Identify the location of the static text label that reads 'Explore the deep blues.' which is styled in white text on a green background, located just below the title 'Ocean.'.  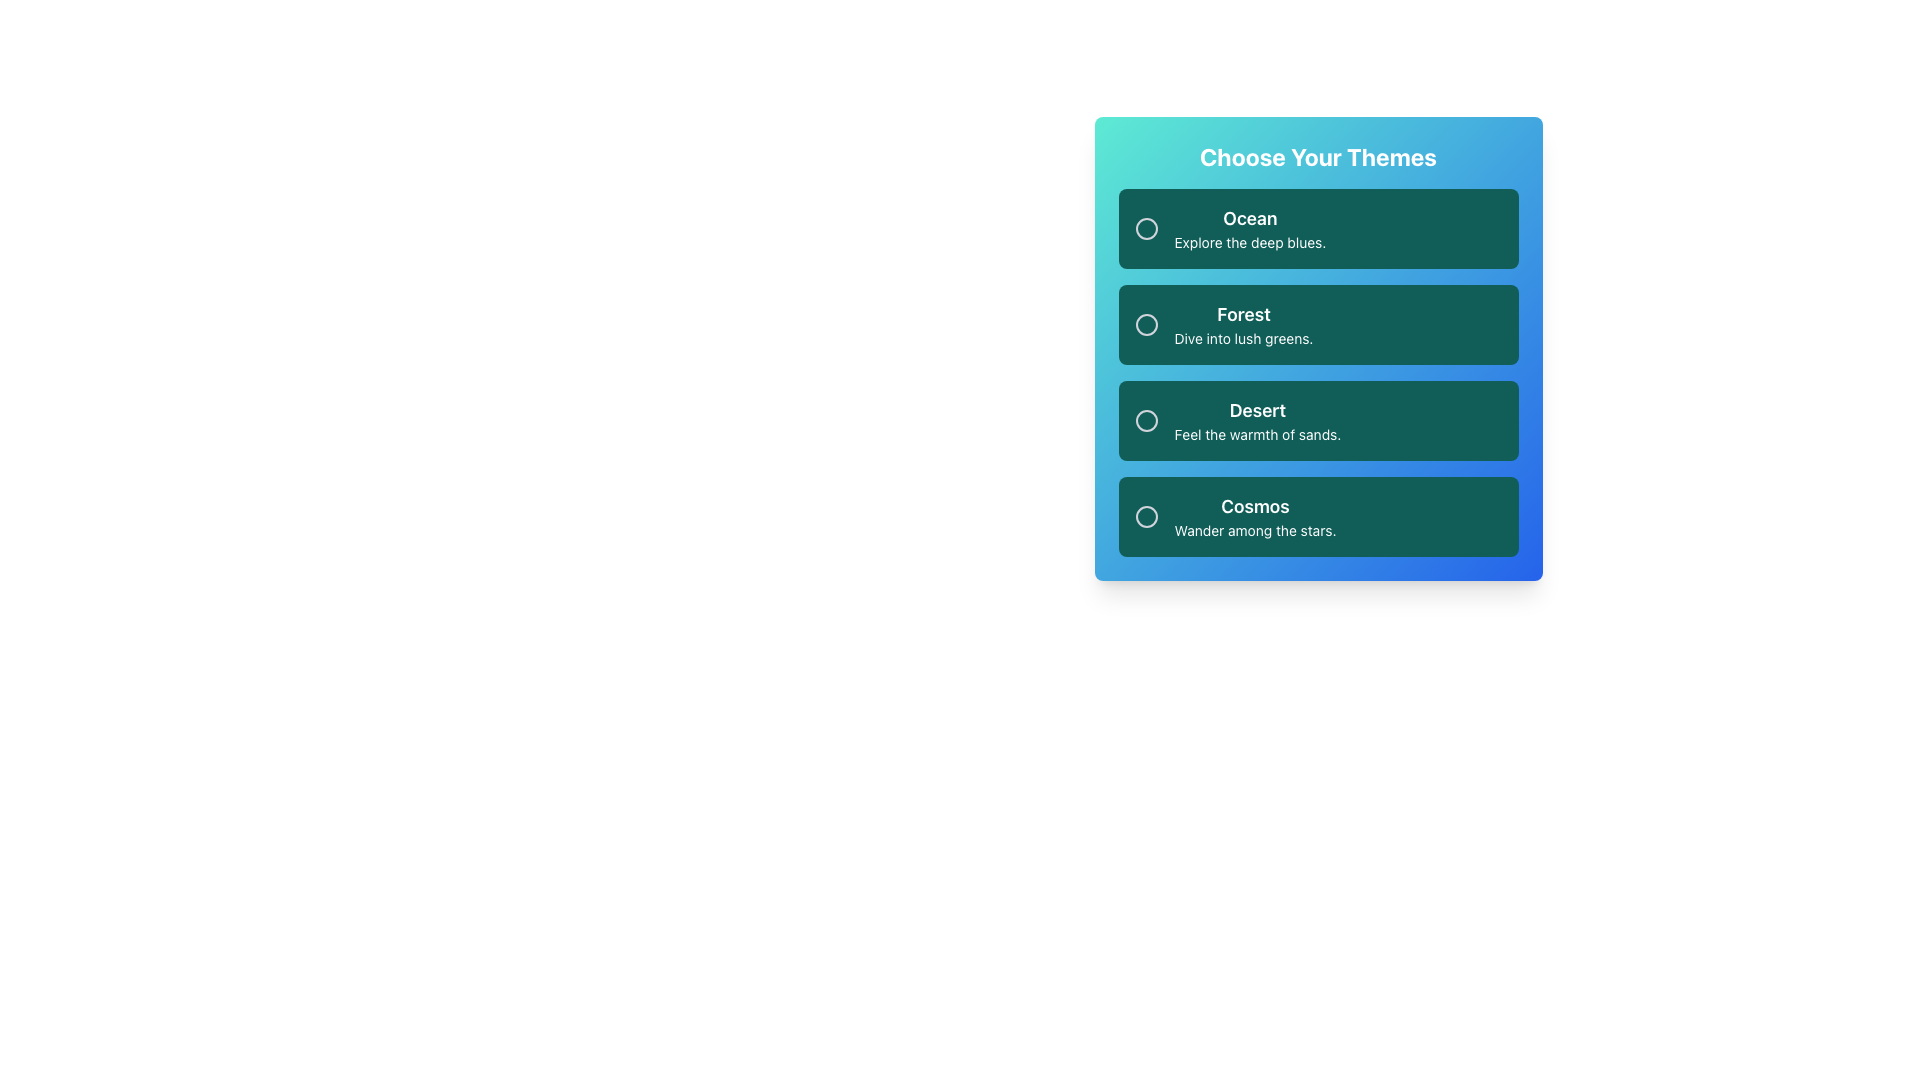
(1249, 242).